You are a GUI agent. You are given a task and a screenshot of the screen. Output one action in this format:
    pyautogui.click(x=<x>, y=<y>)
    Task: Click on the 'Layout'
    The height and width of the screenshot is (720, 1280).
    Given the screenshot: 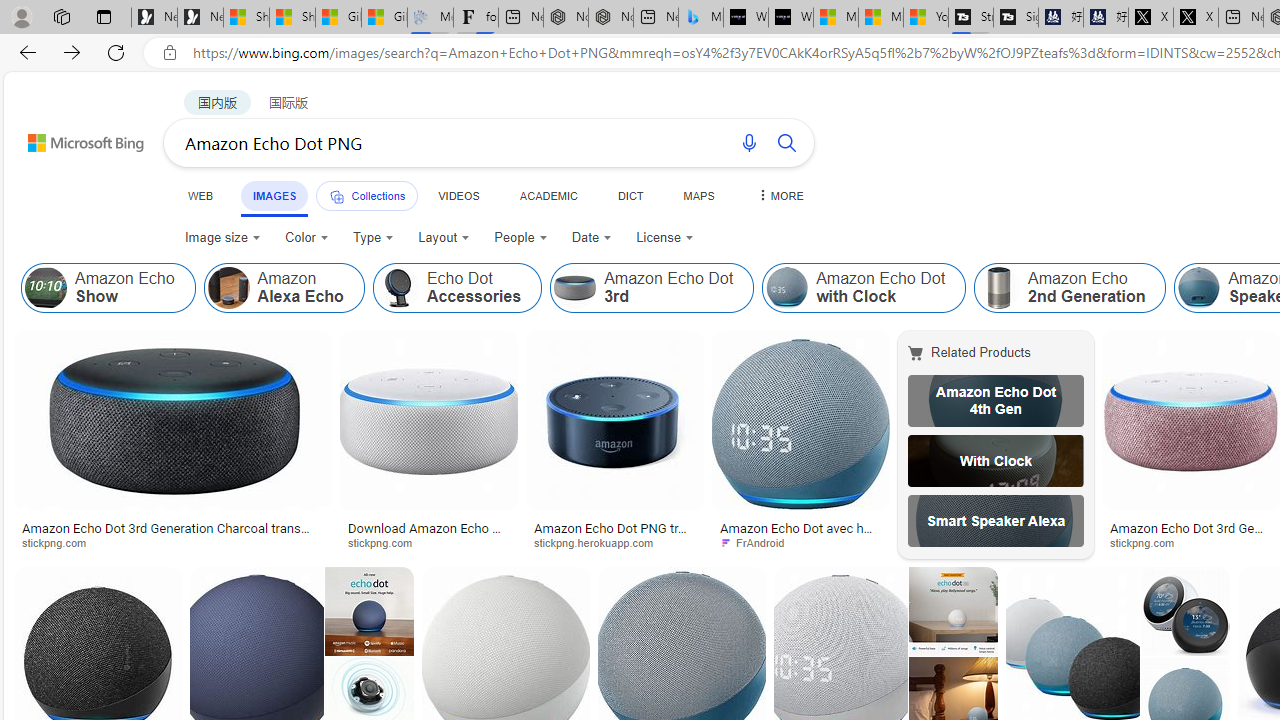 What is the action you would take?
    pyautogui.click(x=443, y=236)
    